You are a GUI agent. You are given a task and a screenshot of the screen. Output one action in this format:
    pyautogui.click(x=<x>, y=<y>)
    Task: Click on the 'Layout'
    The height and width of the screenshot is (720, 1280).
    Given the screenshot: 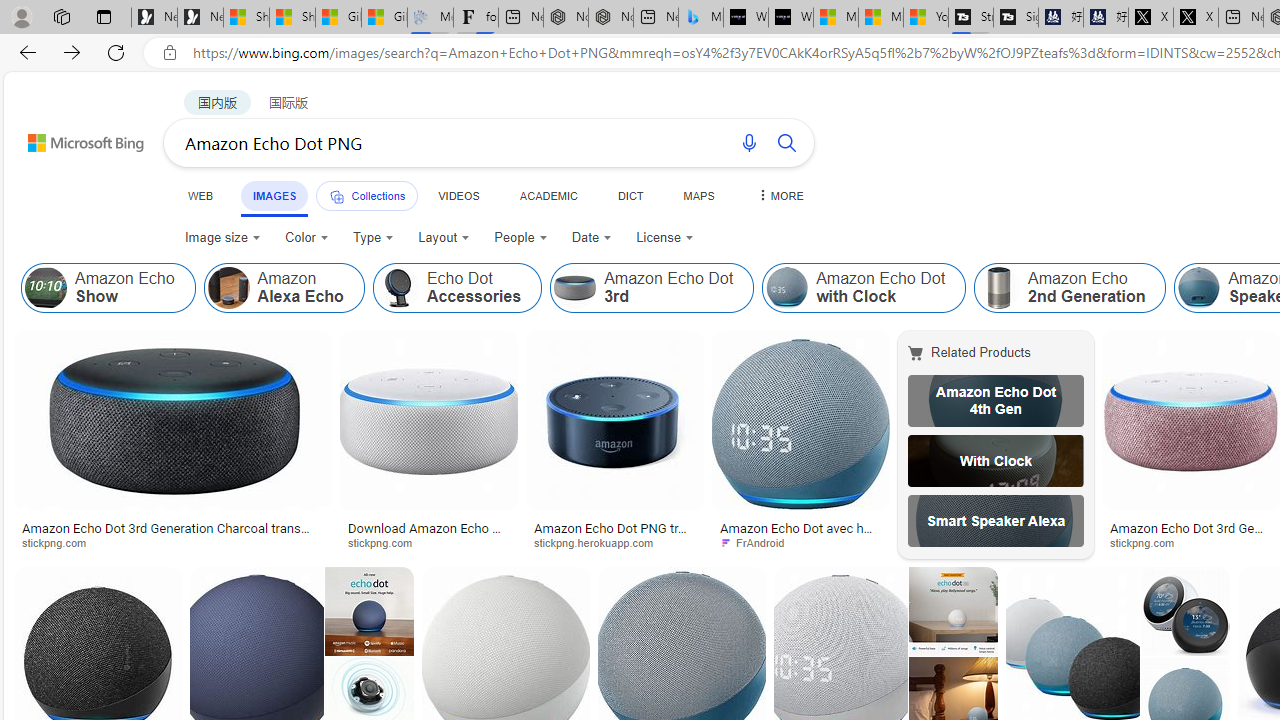 What is the action you would take?
    pyautogui.click(x=443, y=236)
    